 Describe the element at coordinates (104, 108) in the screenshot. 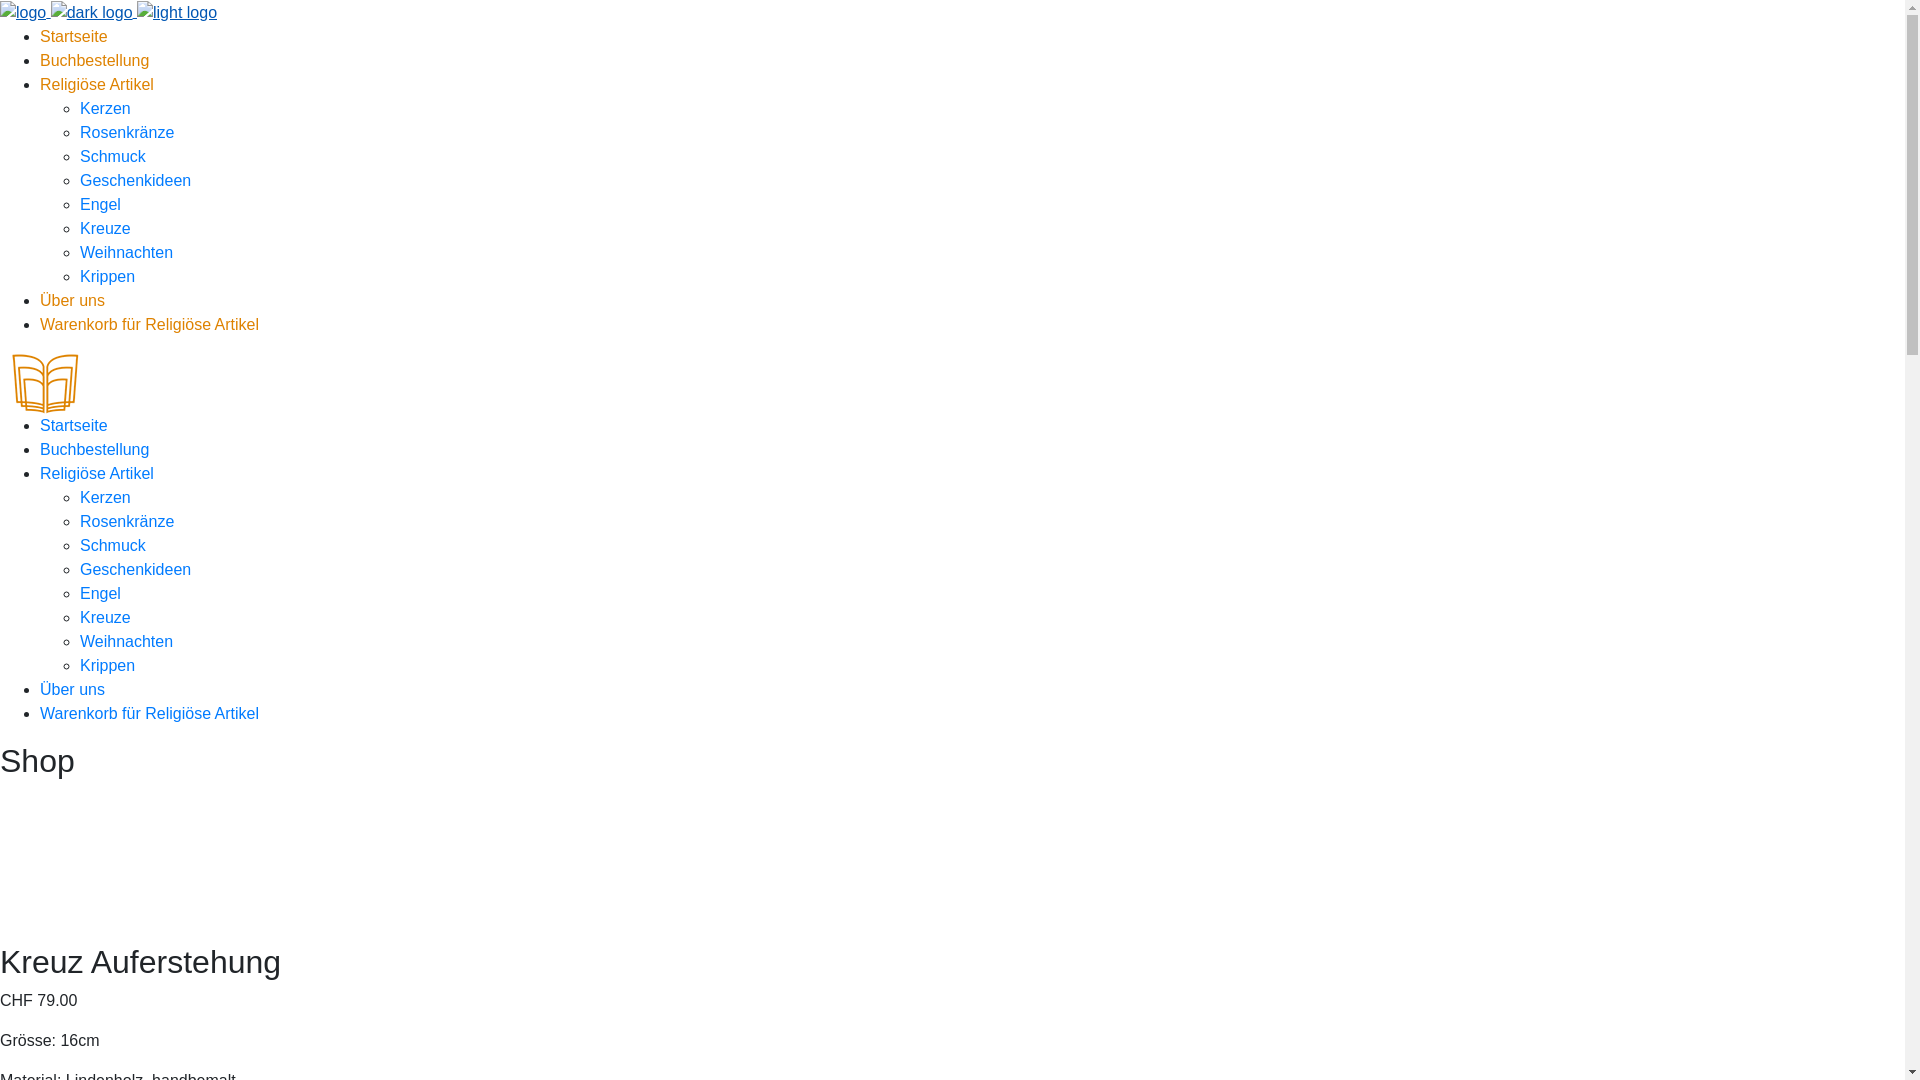

I see `'Kerzen'` at that location.